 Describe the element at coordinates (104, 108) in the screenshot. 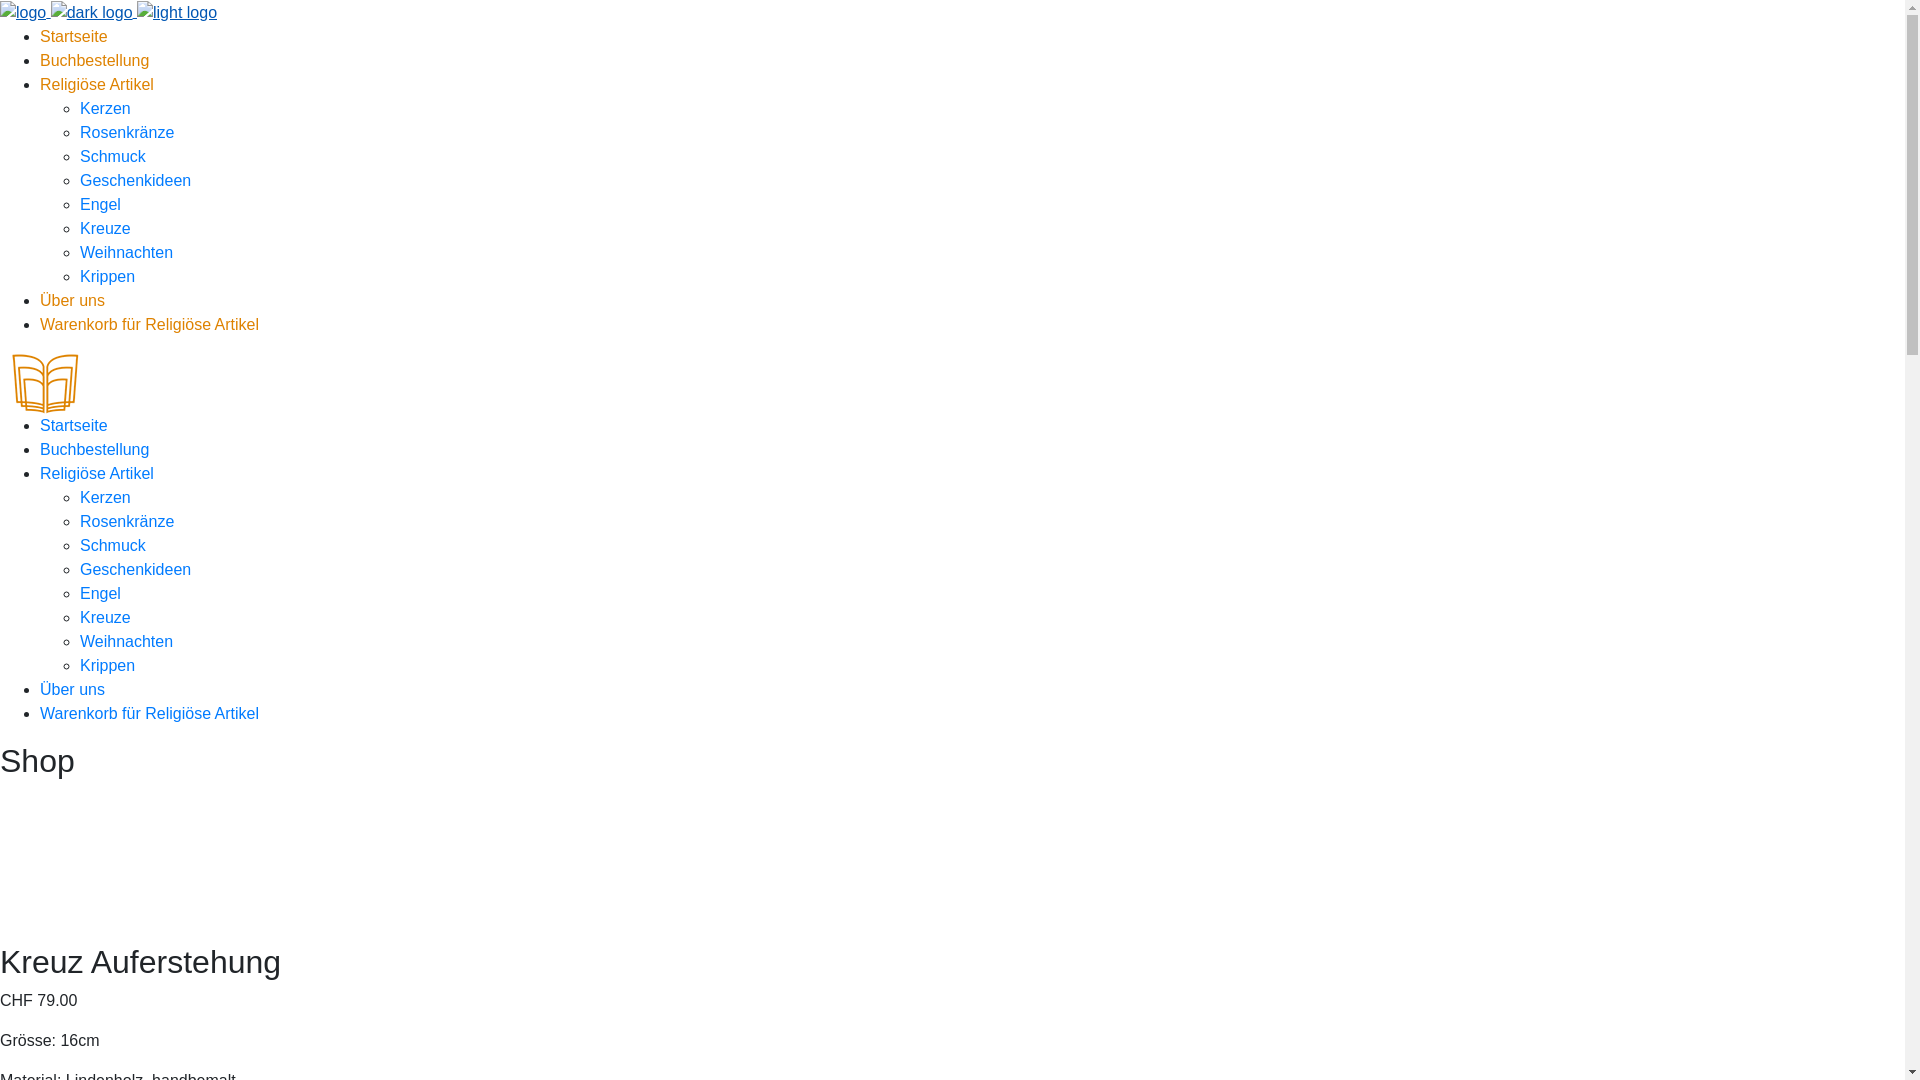

I see `'Kerzen'` at that location.